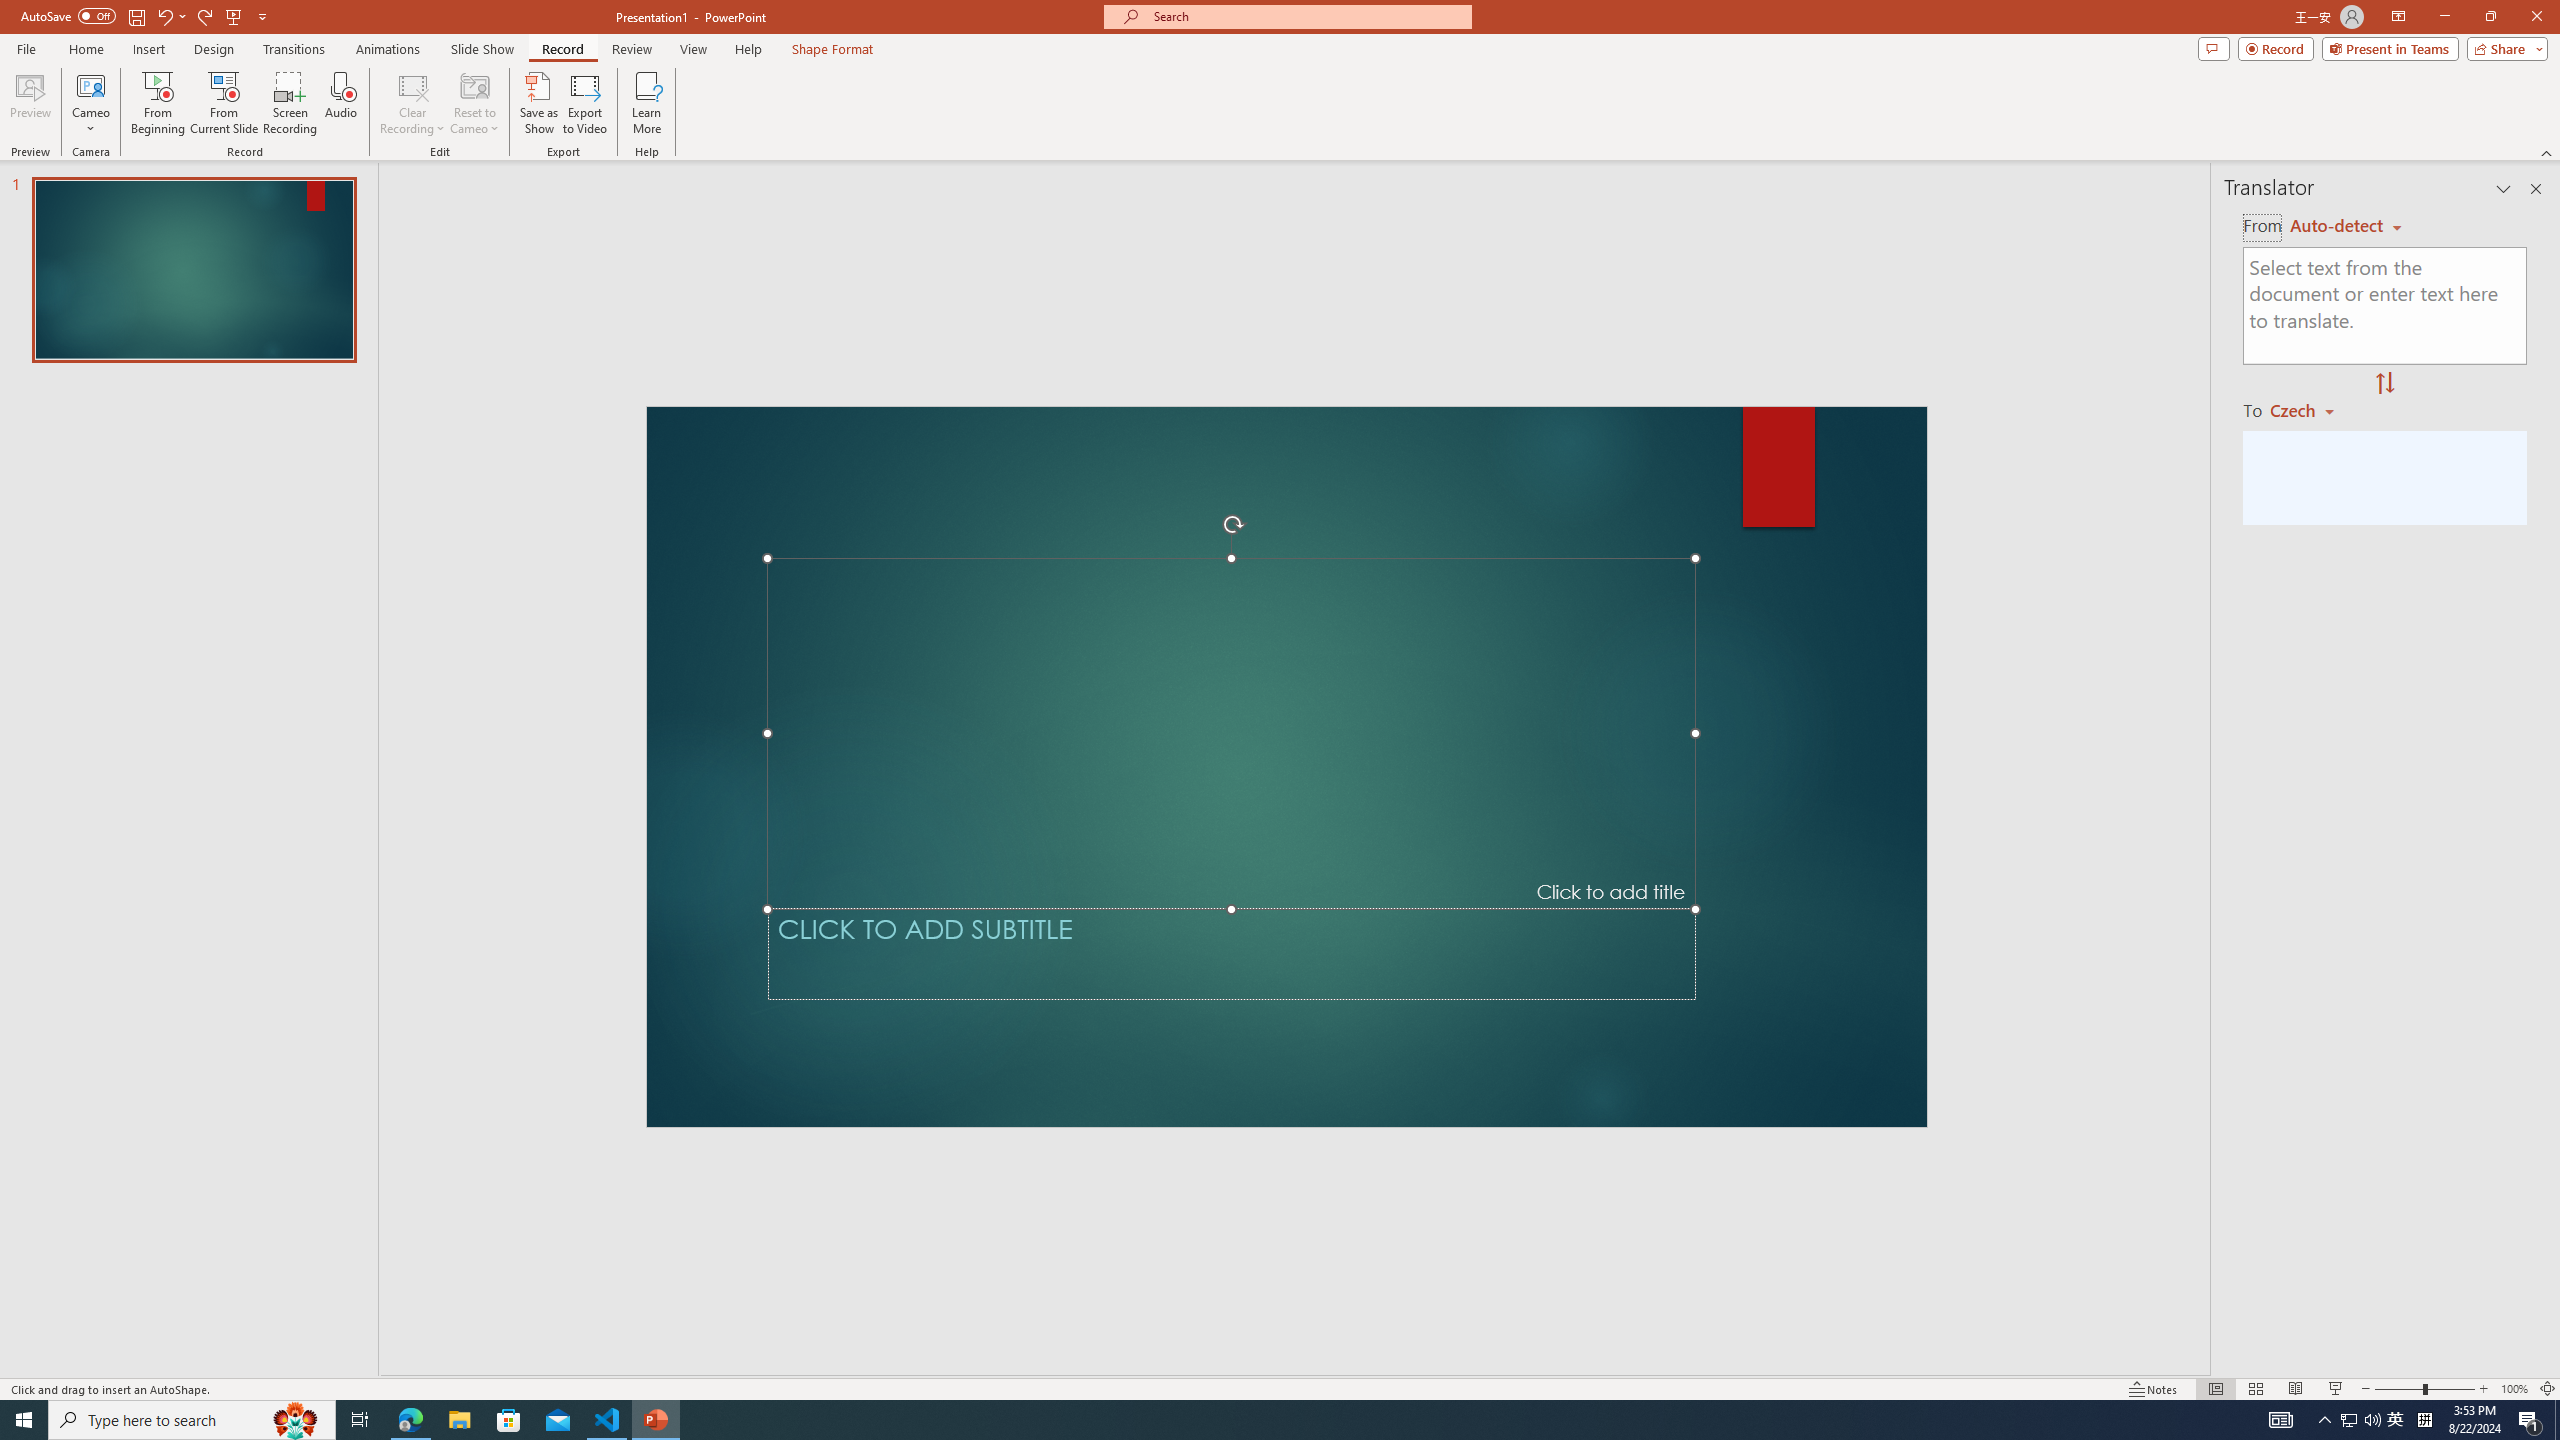 The height and width of the screenshot is (1440, 2560). What do you see at coordinates (2547, 153) in the screenshot?
I see `'Collapse the Ribbon'` at bounding box center [2547, 153].